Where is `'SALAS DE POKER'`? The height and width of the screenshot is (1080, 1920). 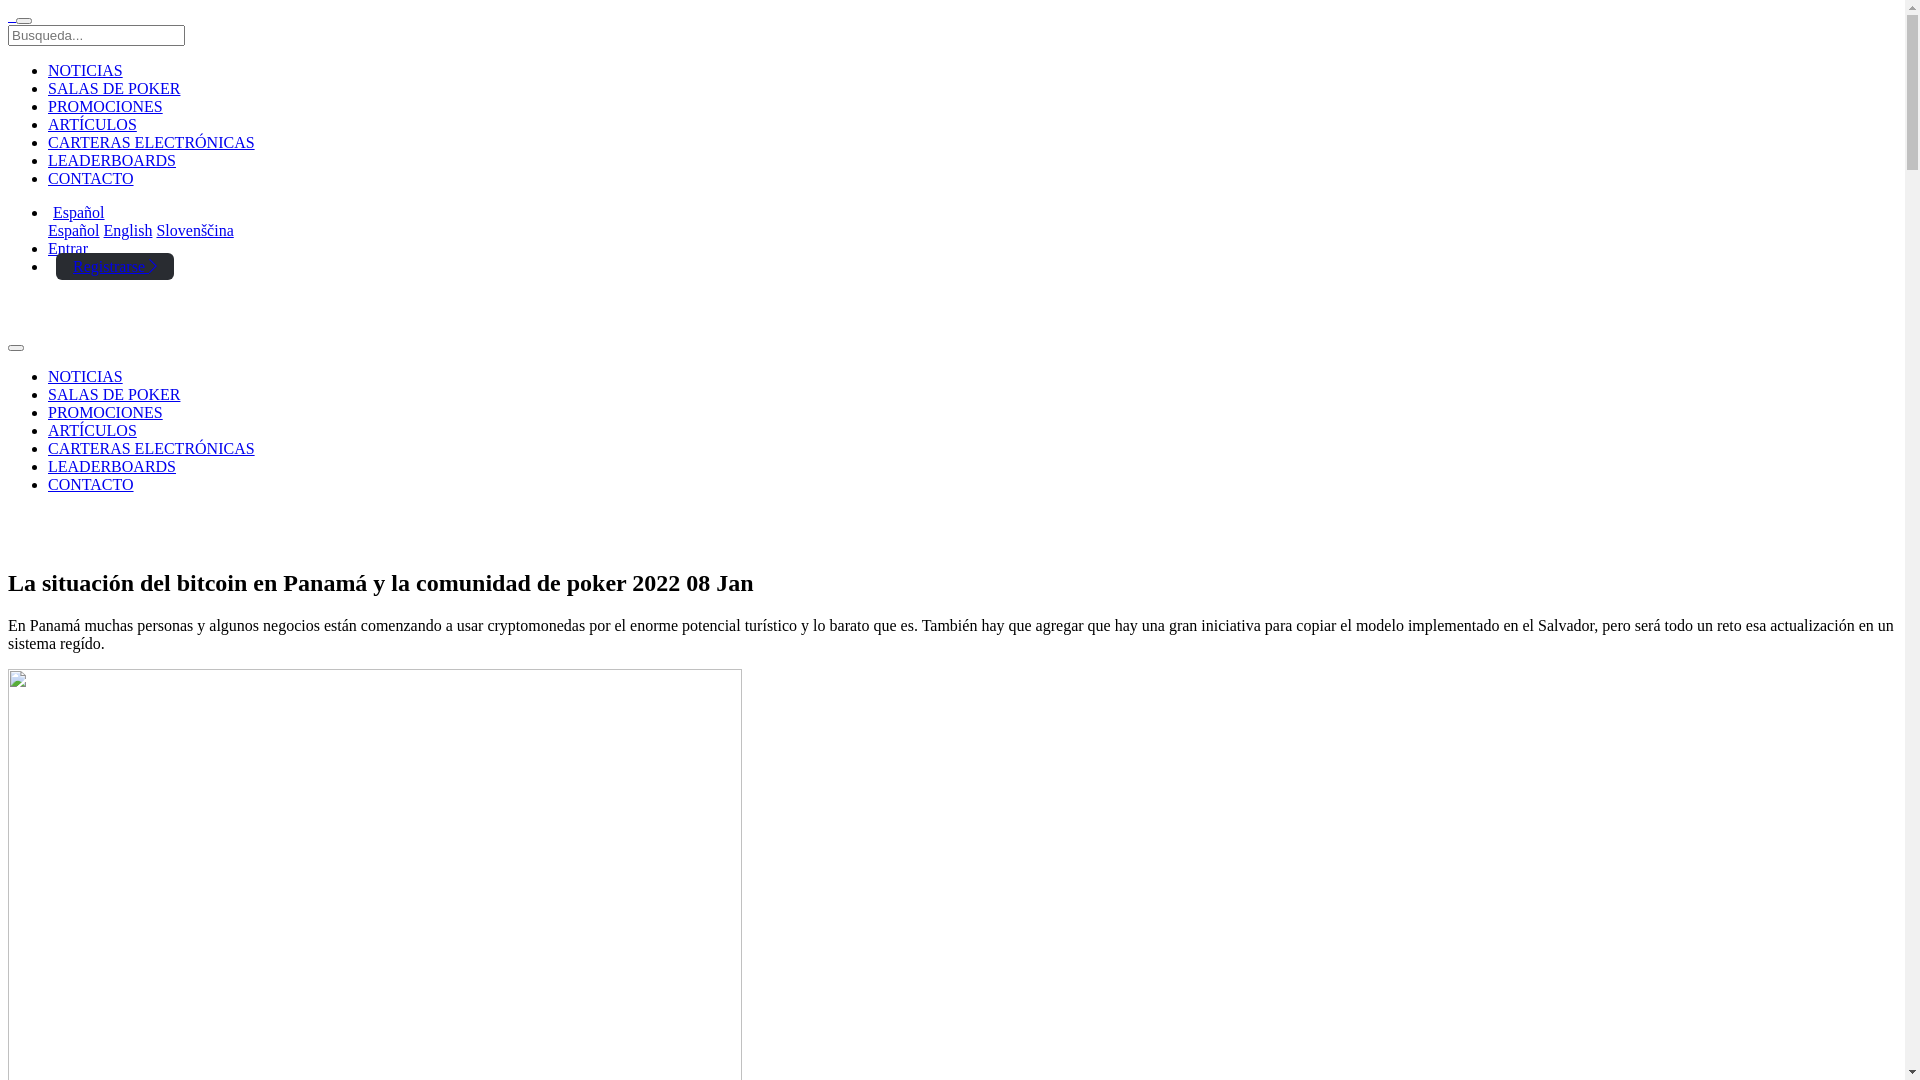 'SALAS DE POKER' is located at coordinates (48, 394).